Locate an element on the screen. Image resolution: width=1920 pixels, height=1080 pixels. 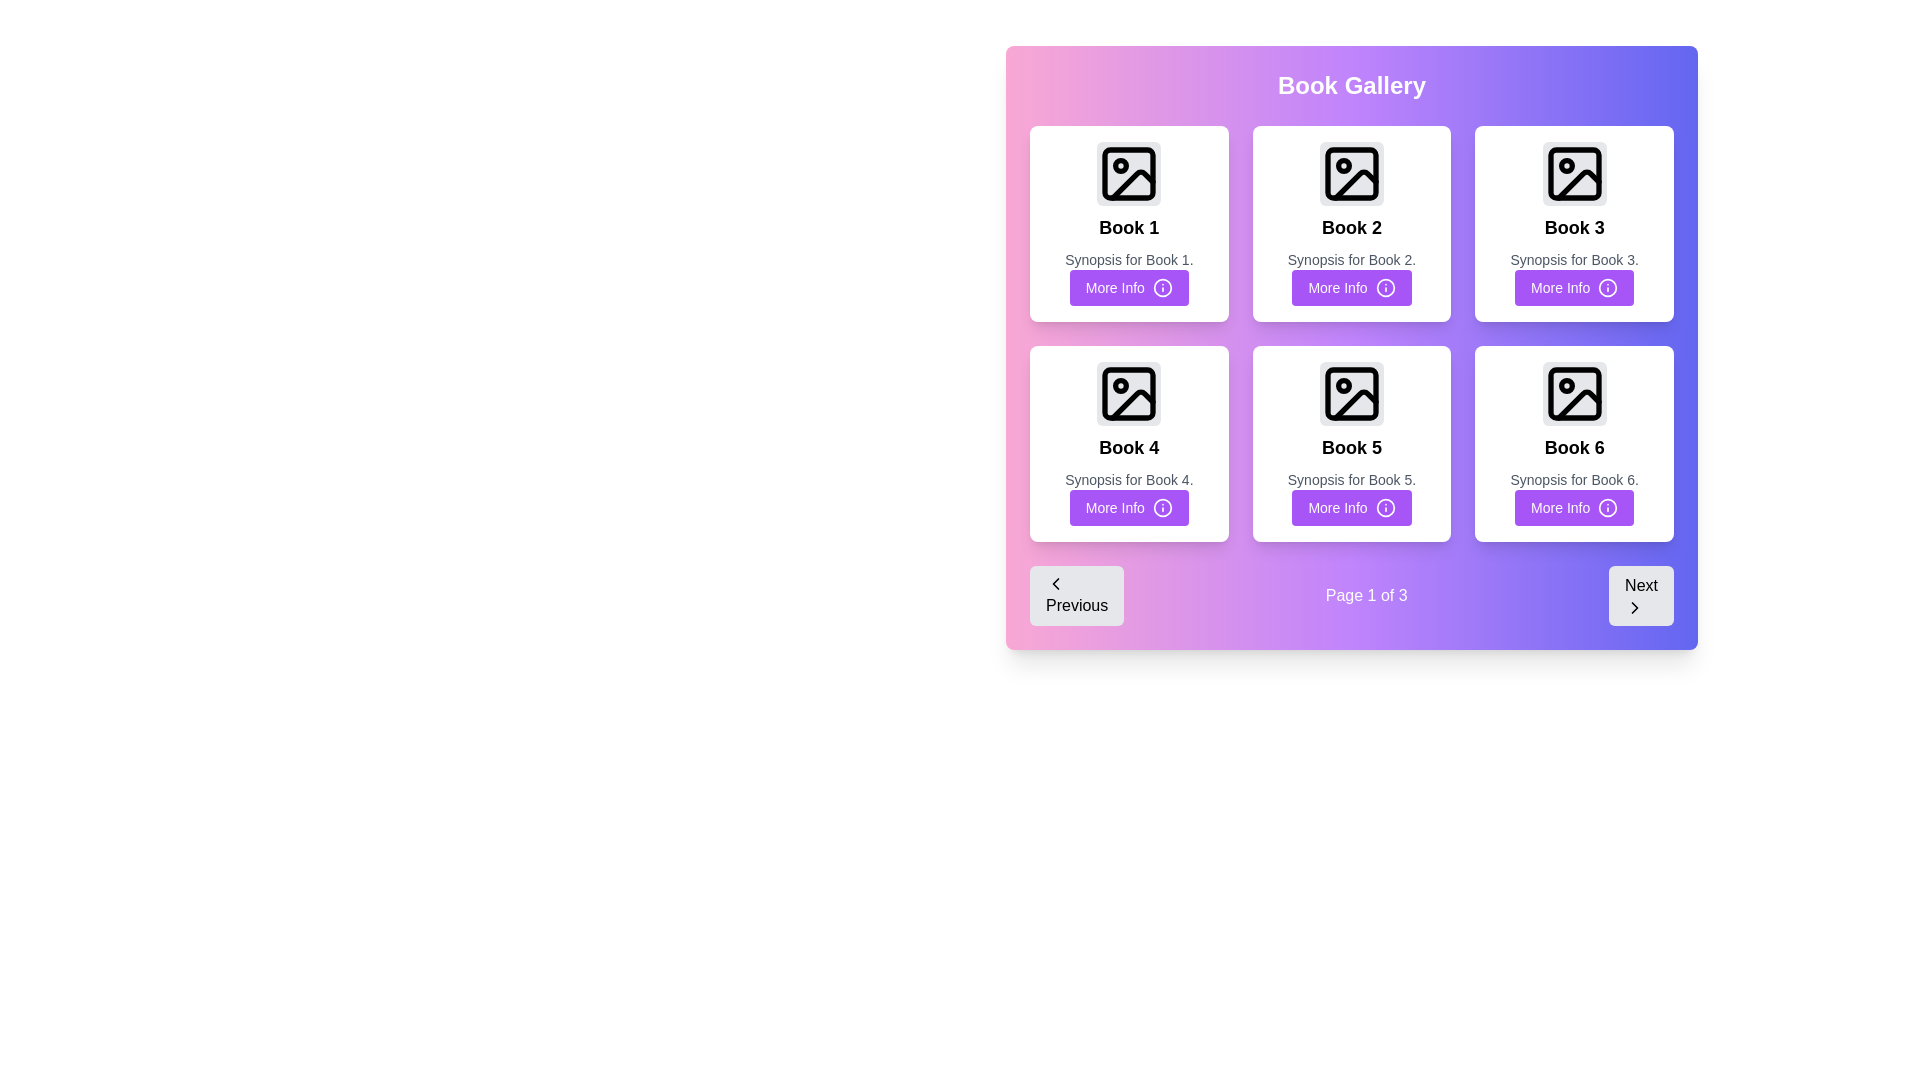
the image placeholder graphic for Book 6 located at the top-center of its card for further interaction is located at coordinates (1573, 393).